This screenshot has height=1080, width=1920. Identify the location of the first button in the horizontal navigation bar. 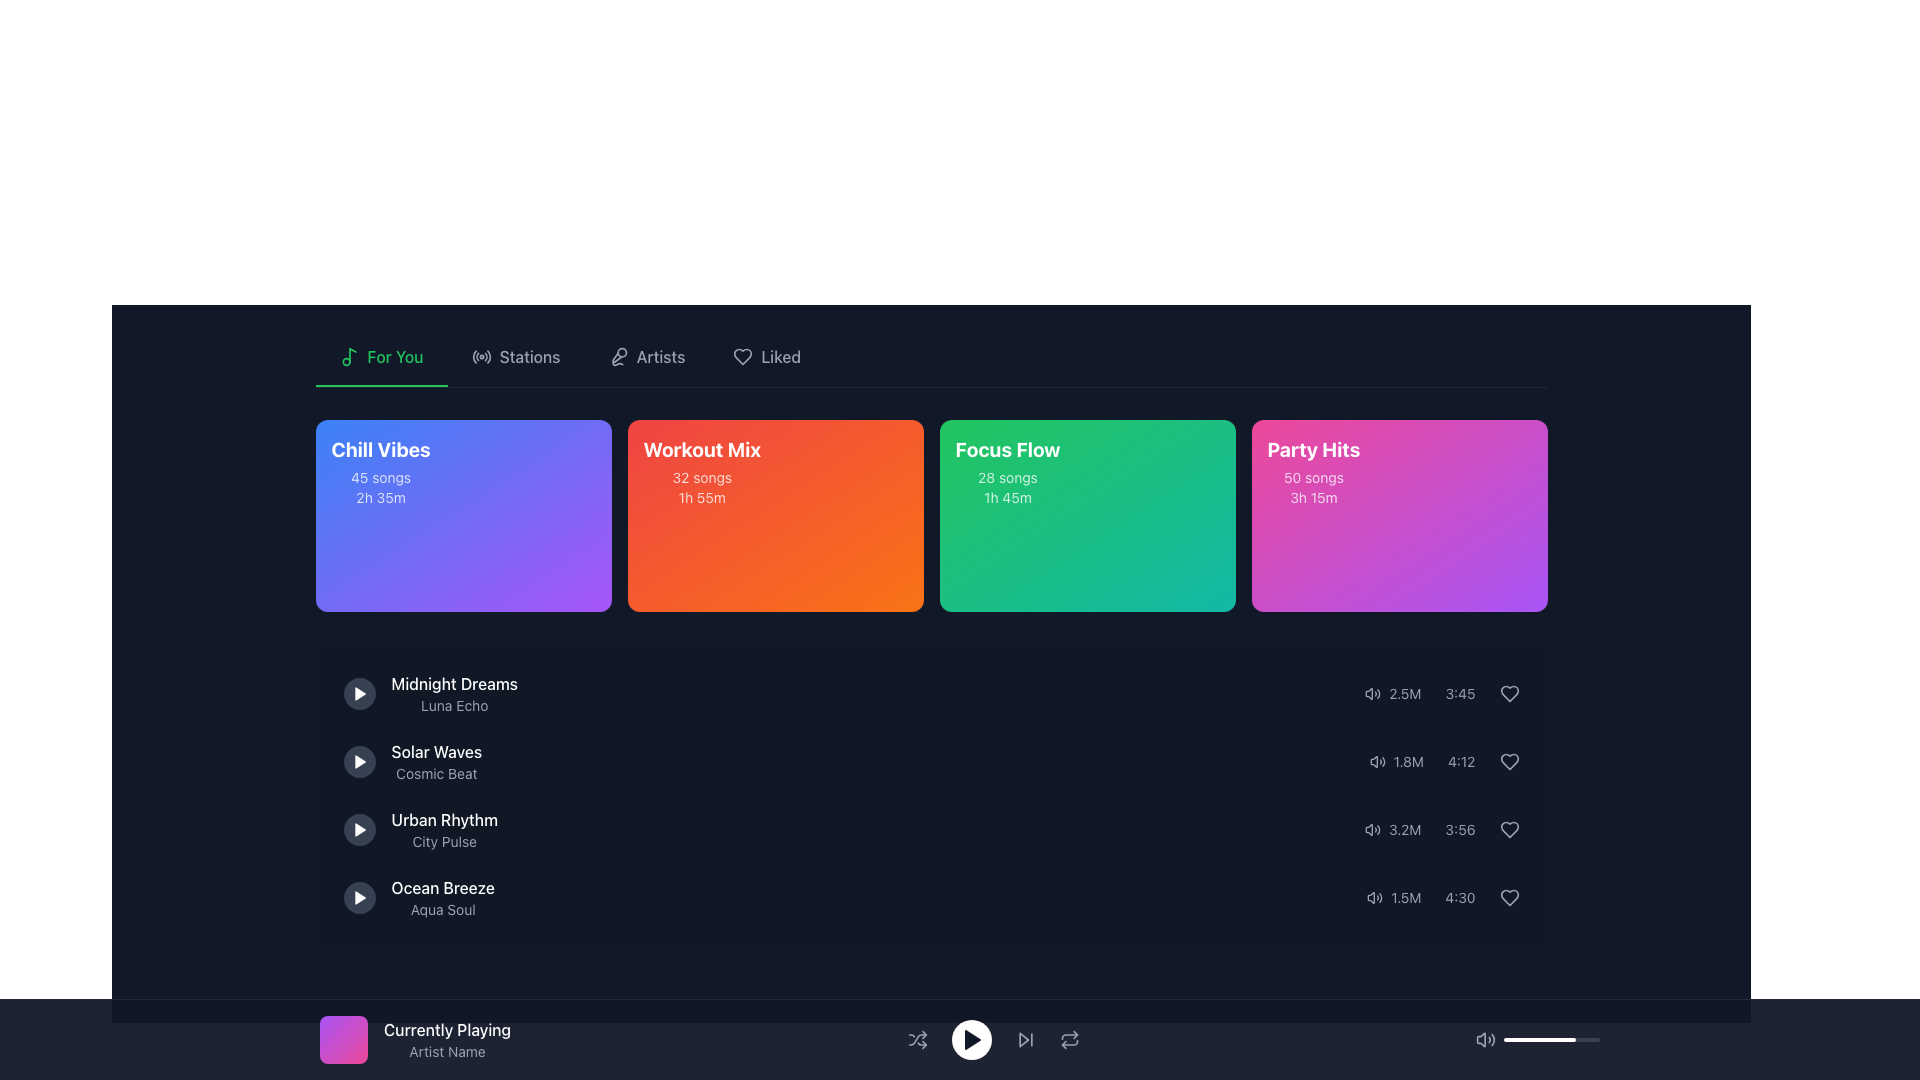
(381, 357).